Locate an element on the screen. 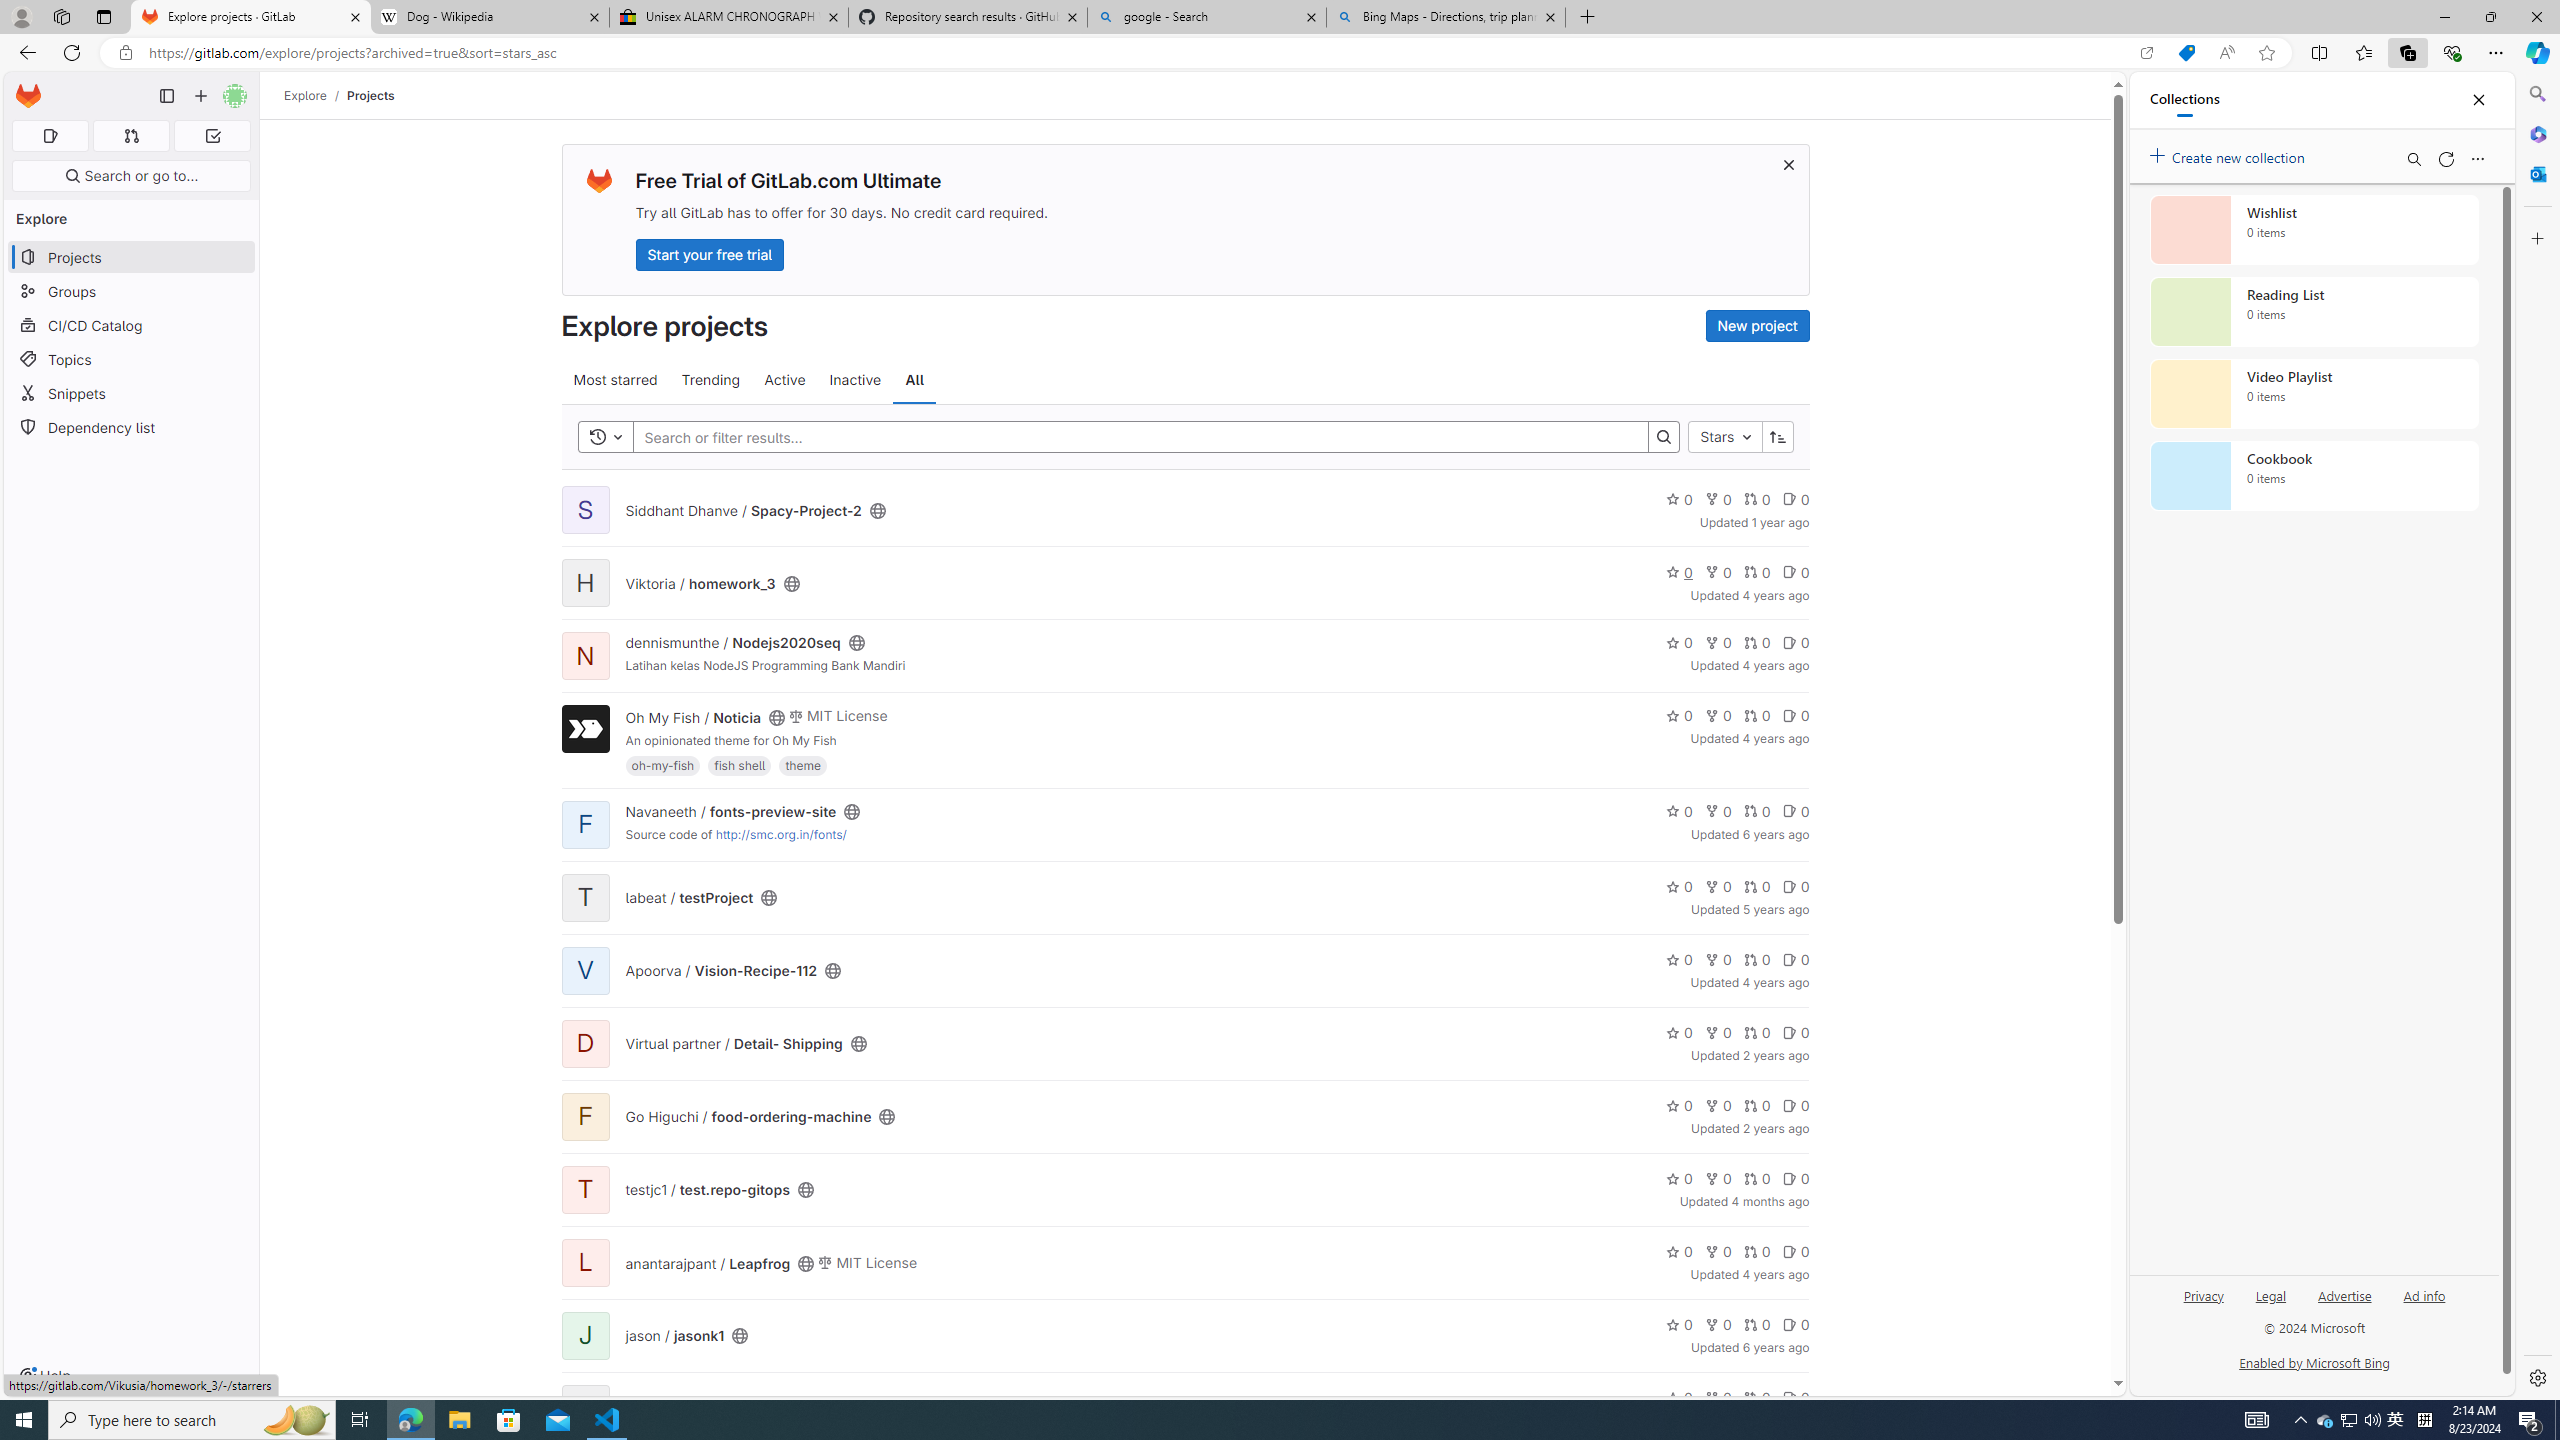 The height and width of the screenshot is (1440, 2560). 'J' is located at coordinates (583, 1333).